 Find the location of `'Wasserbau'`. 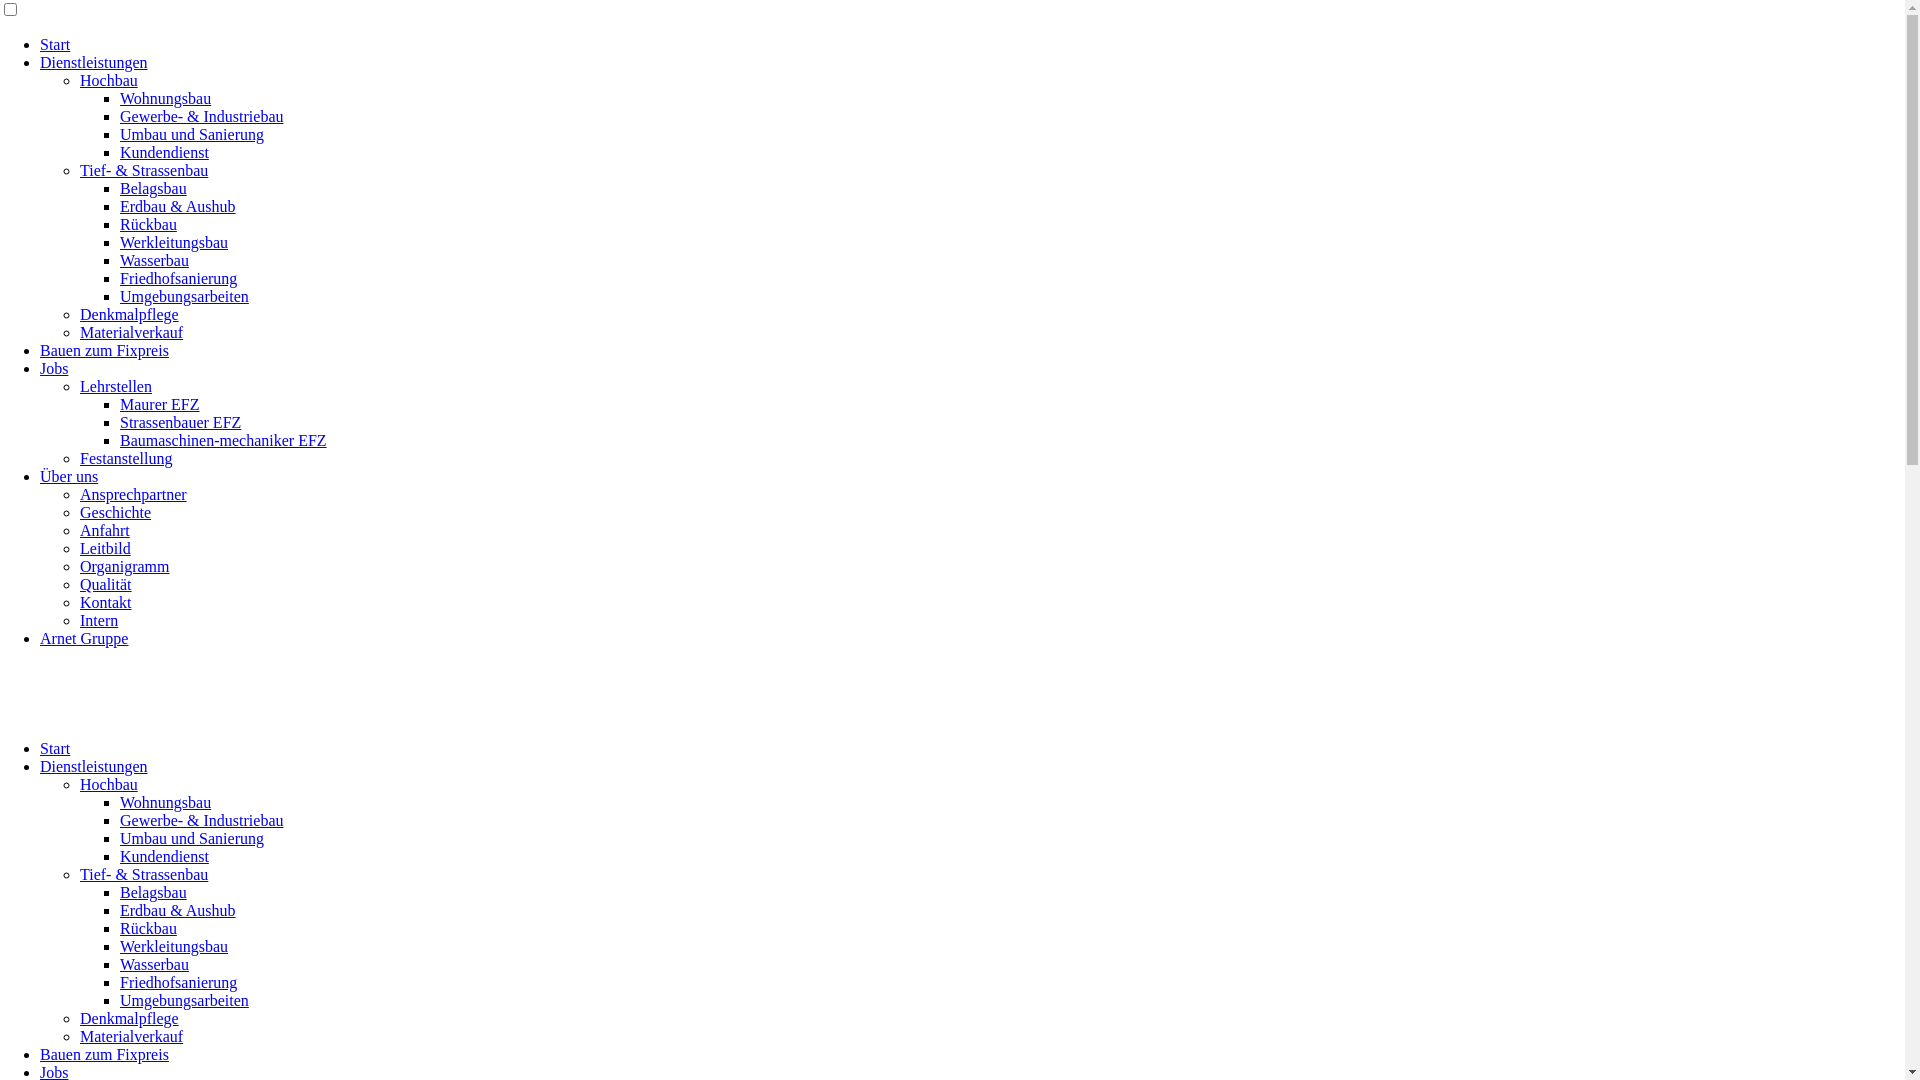

'Wasserbau' is located at coordinates (153, 963).